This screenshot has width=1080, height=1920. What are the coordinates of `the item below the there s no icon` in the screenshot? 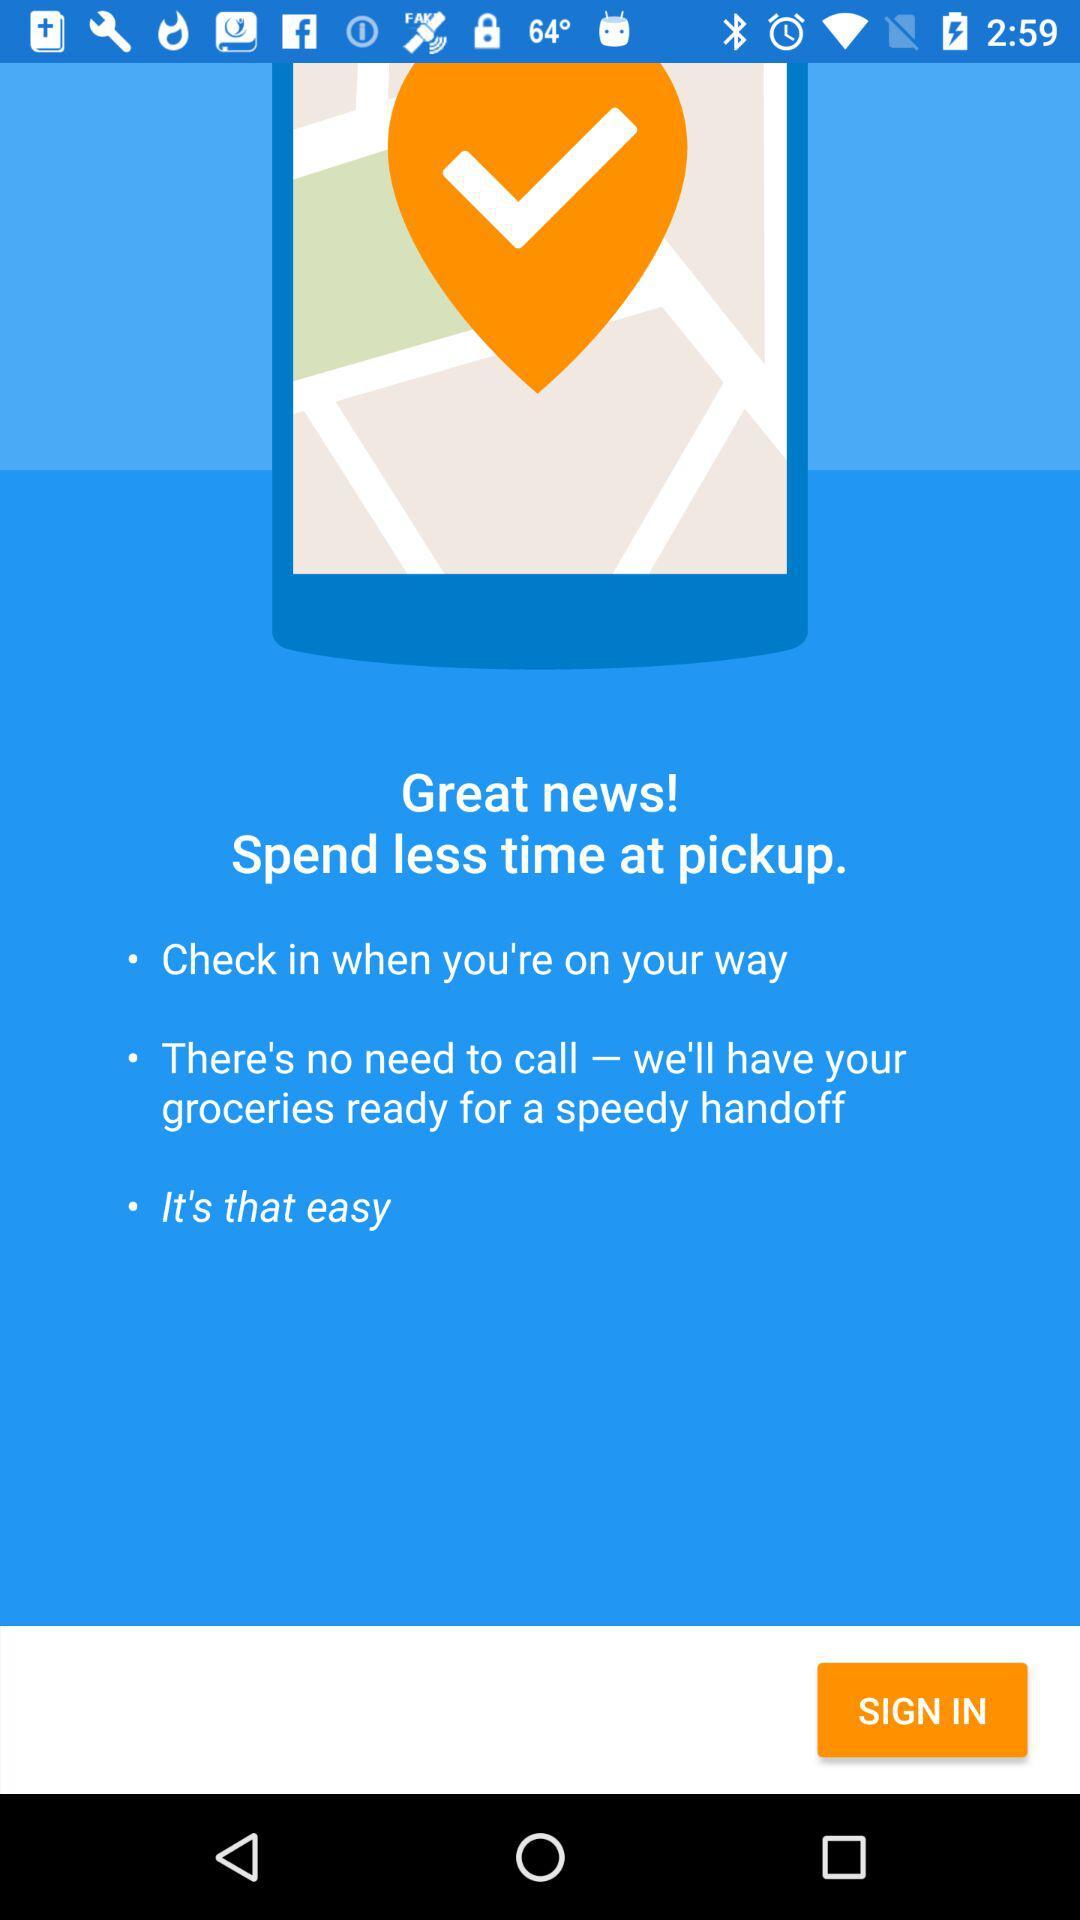 It's located at (922, 1708).